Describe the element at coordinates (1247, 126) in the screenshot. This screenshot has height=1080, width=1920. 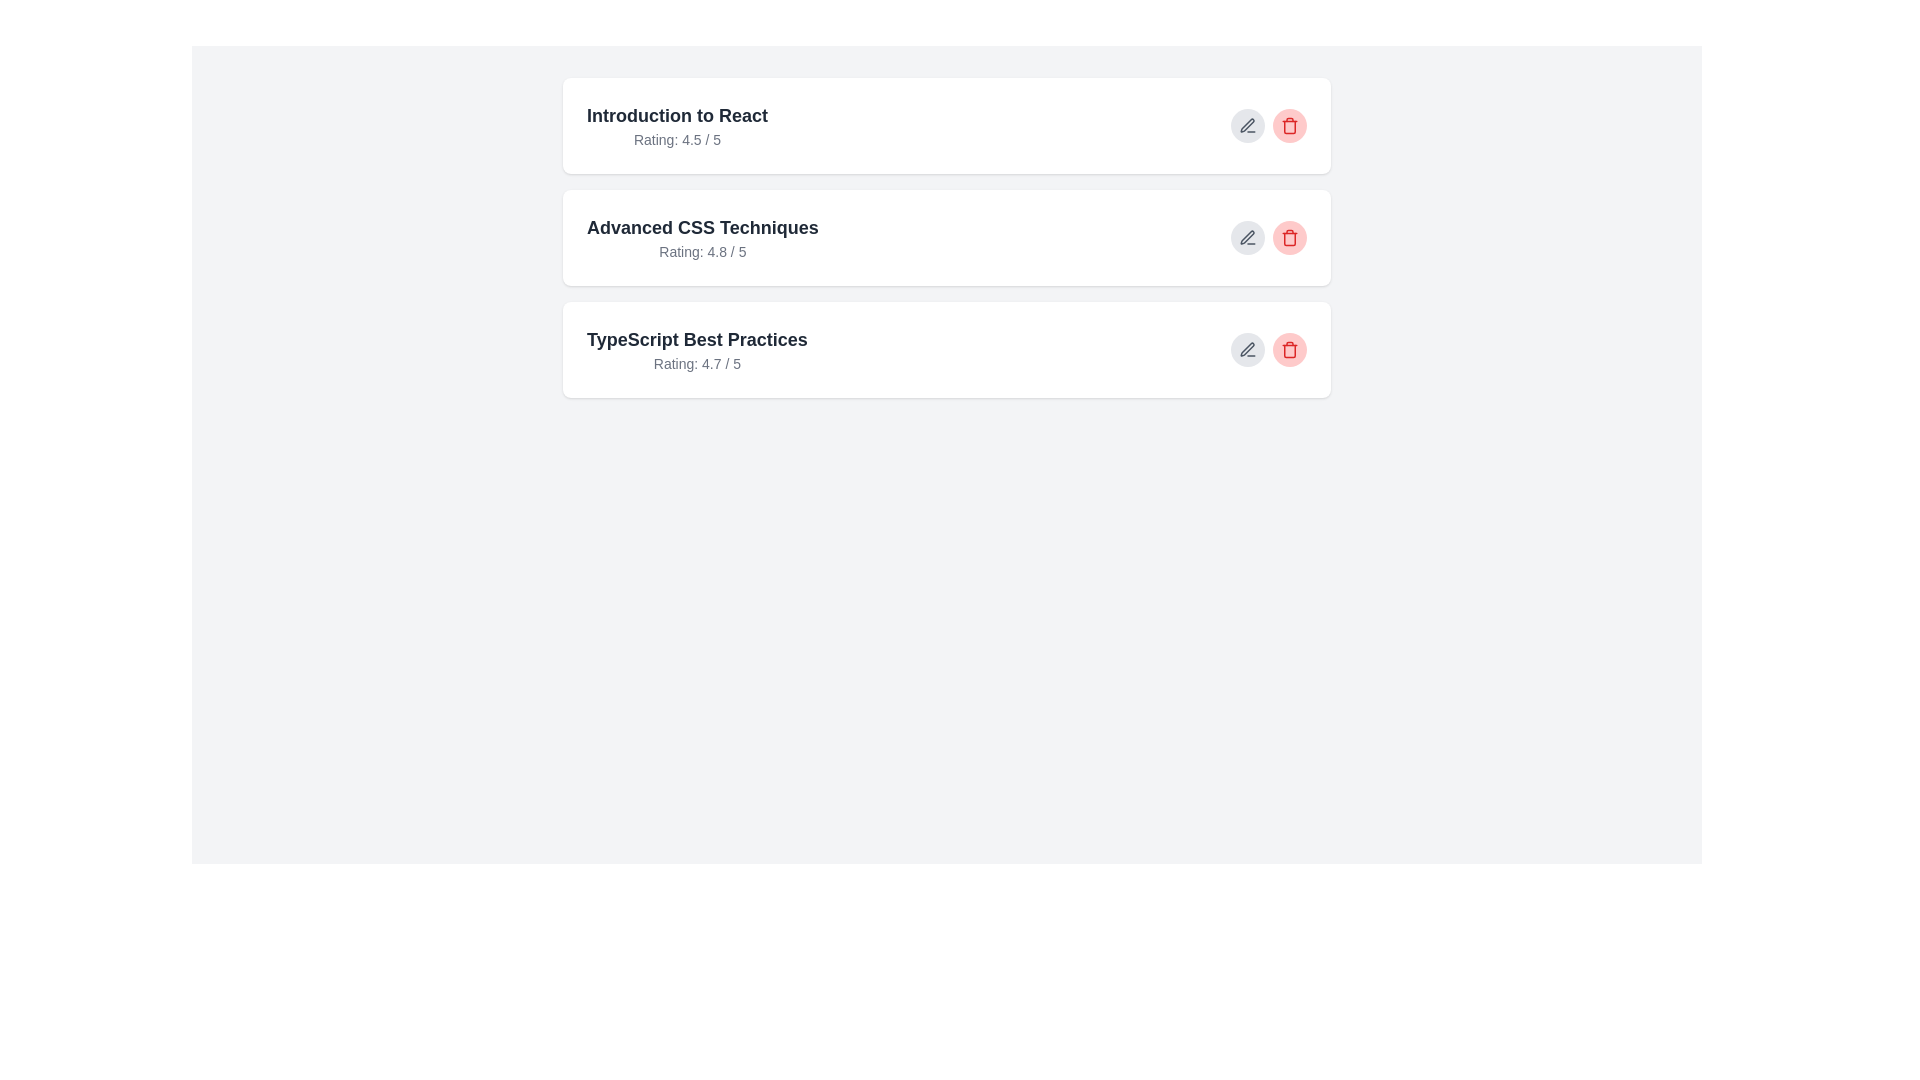
I see `the edit button located to the left of the red circular delete button for the 'Introduction to React' item to initiate editing` at that location.